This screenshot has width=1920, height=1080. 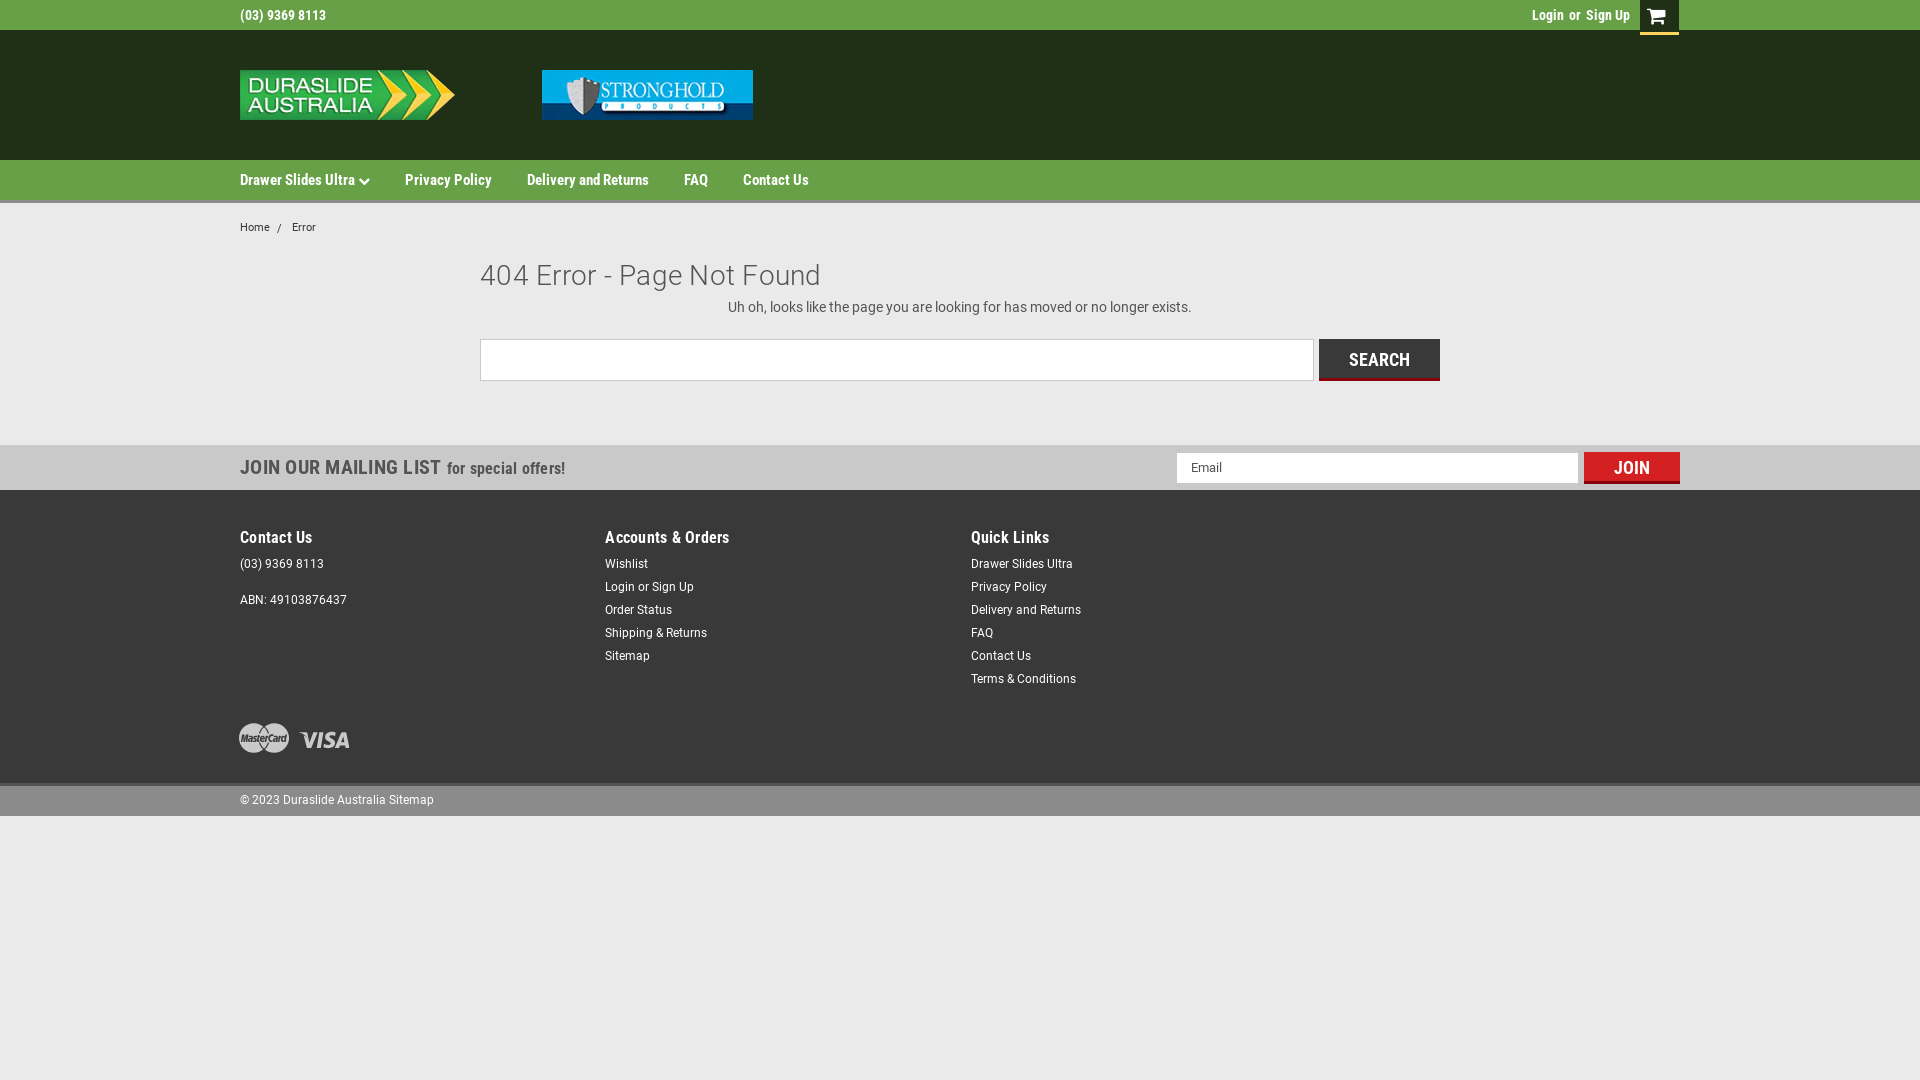 What do you see at coordinates (656, 632) in the screenshot?
I see `'Shipping & Returns'` at bounding box center [656, 632].